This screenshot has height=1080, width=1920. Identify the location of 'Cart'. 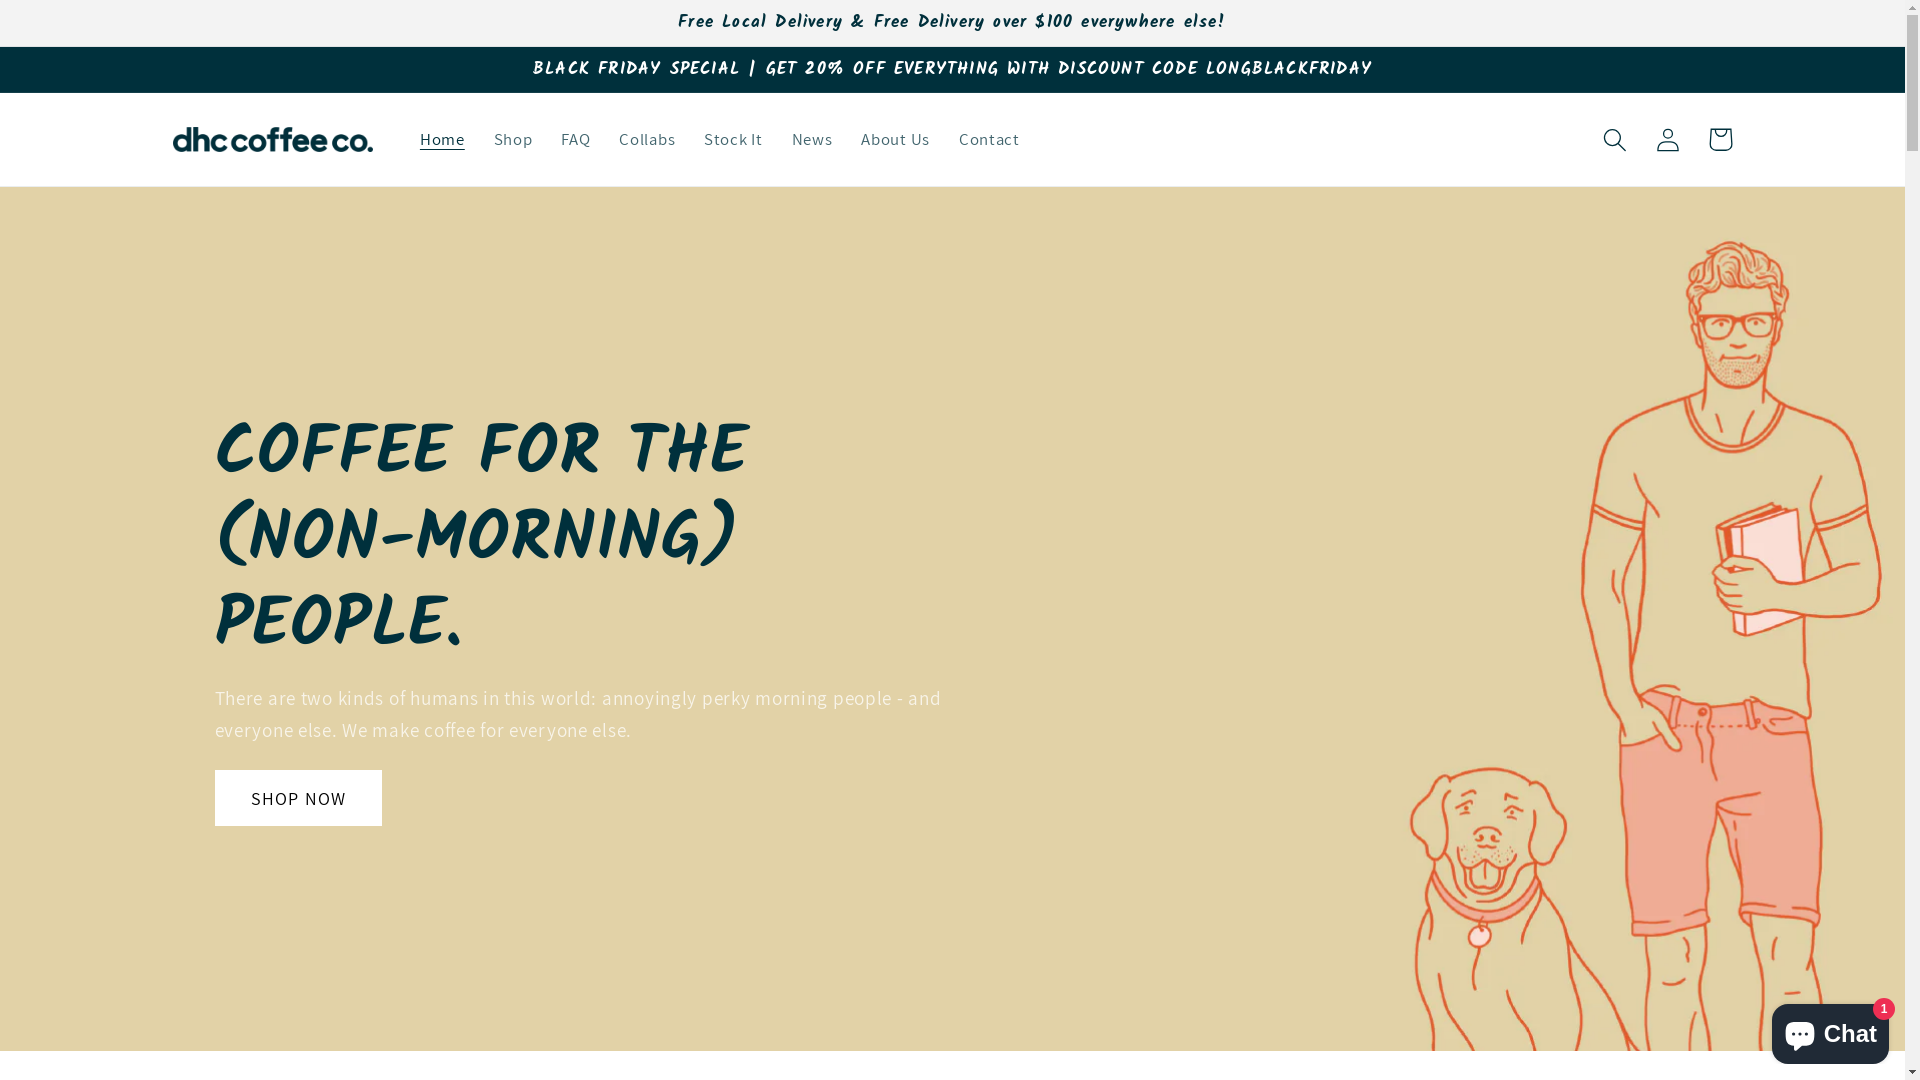
(1719, 138).